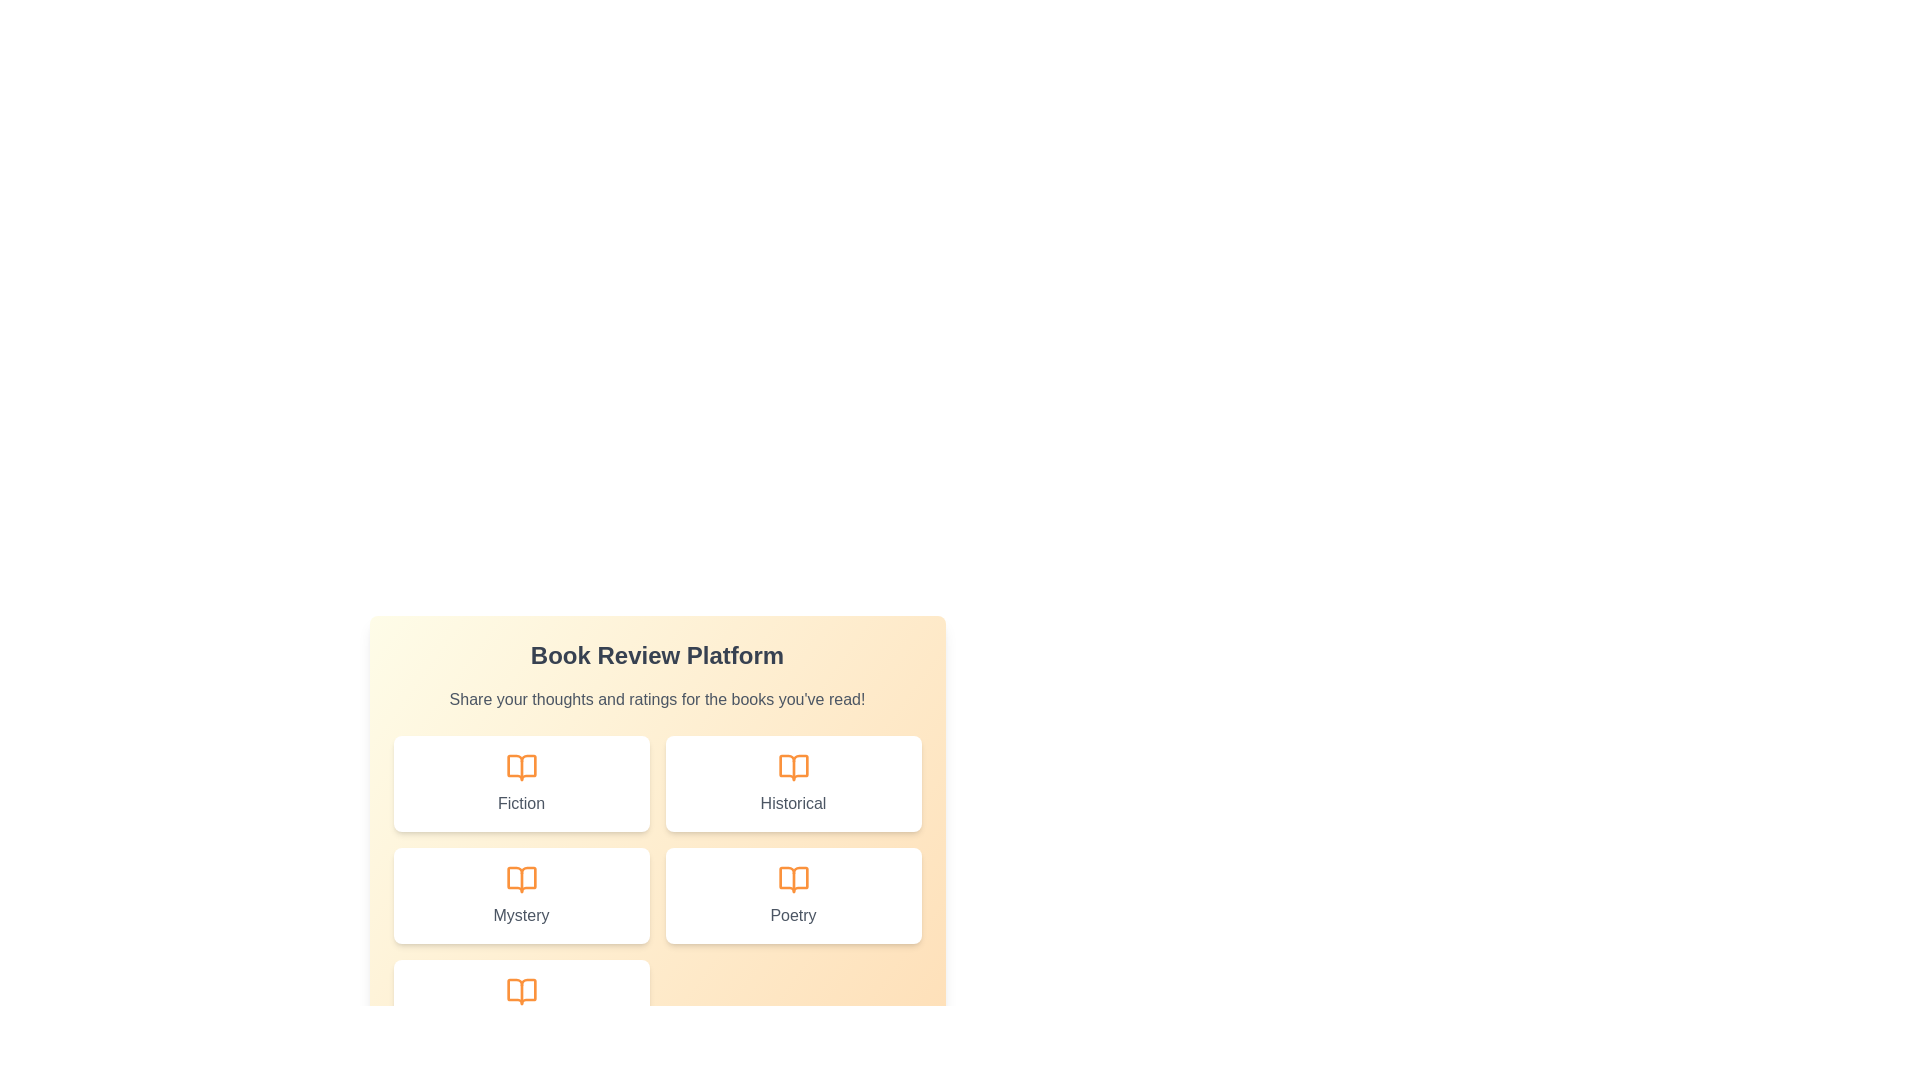 Image resolution: width=1920 pixels, height=1080 pixels. I want to click on the orange-colored open book icon located above the 'Poetry' text within the 'Poetry' card, so click(792, 878).